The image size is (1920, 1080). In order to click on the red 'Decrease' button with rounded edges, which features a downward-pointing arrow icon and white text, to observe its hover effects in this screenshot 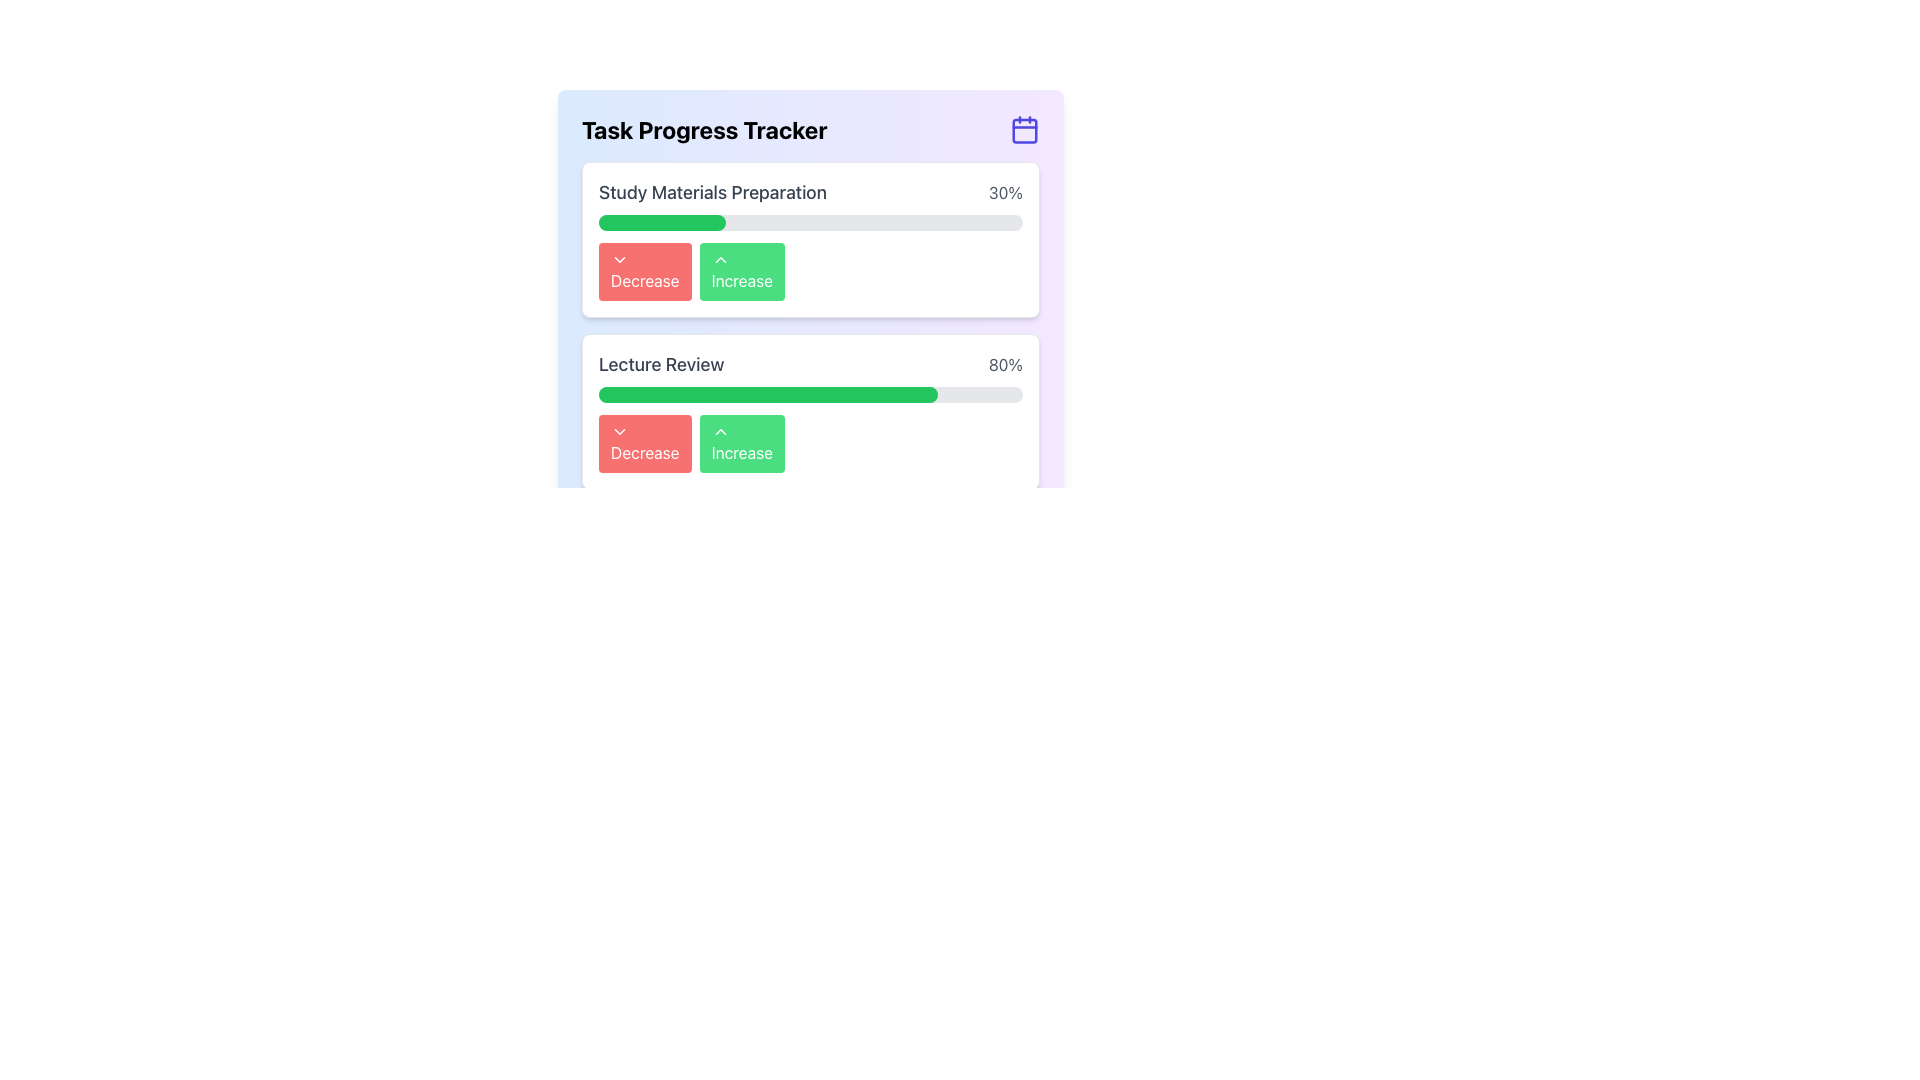, I will do `click(645, 272)`.